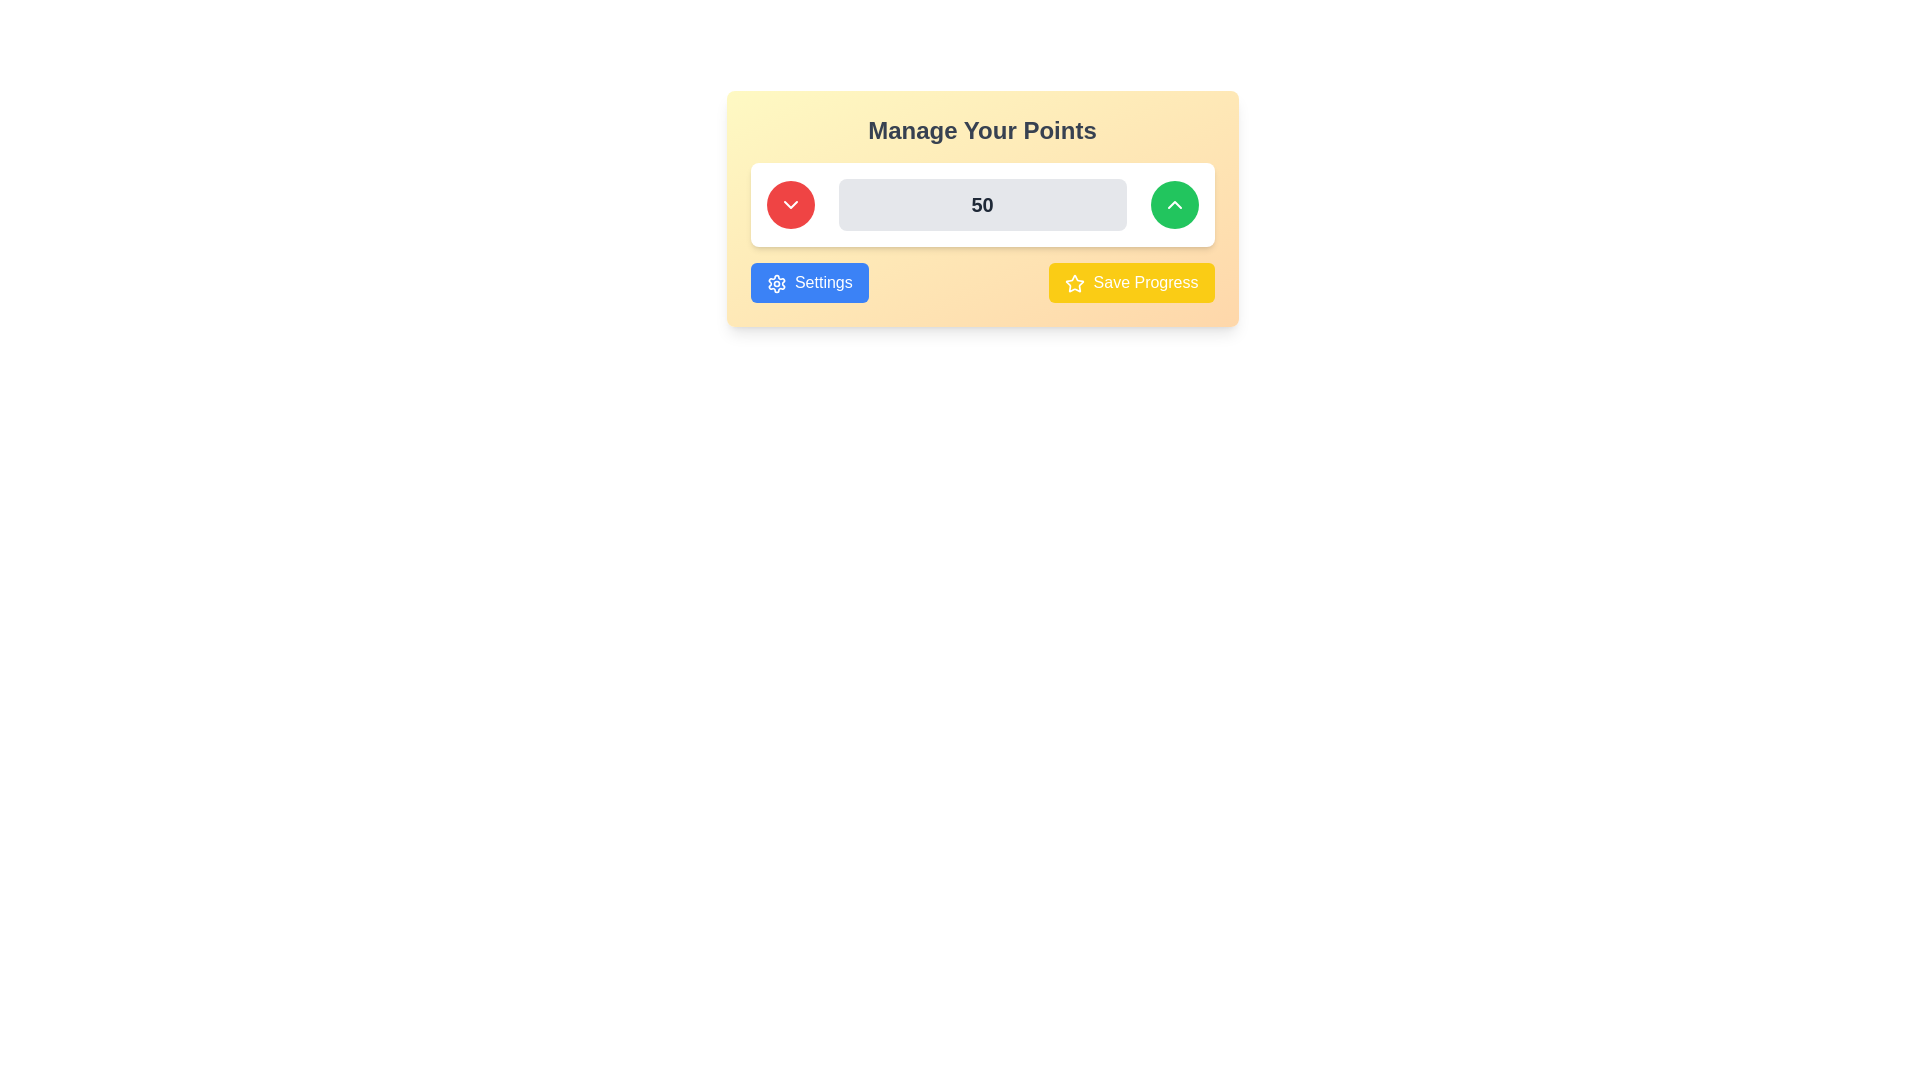  What do you see at coordinates (1131, 282) in the screenshot?
I see `the 'Save Progress' button, which is a rectangular button with rounded corners, yellow background, white center-aligned text, and a star icon on the left` at bounding box center [1131, 282].